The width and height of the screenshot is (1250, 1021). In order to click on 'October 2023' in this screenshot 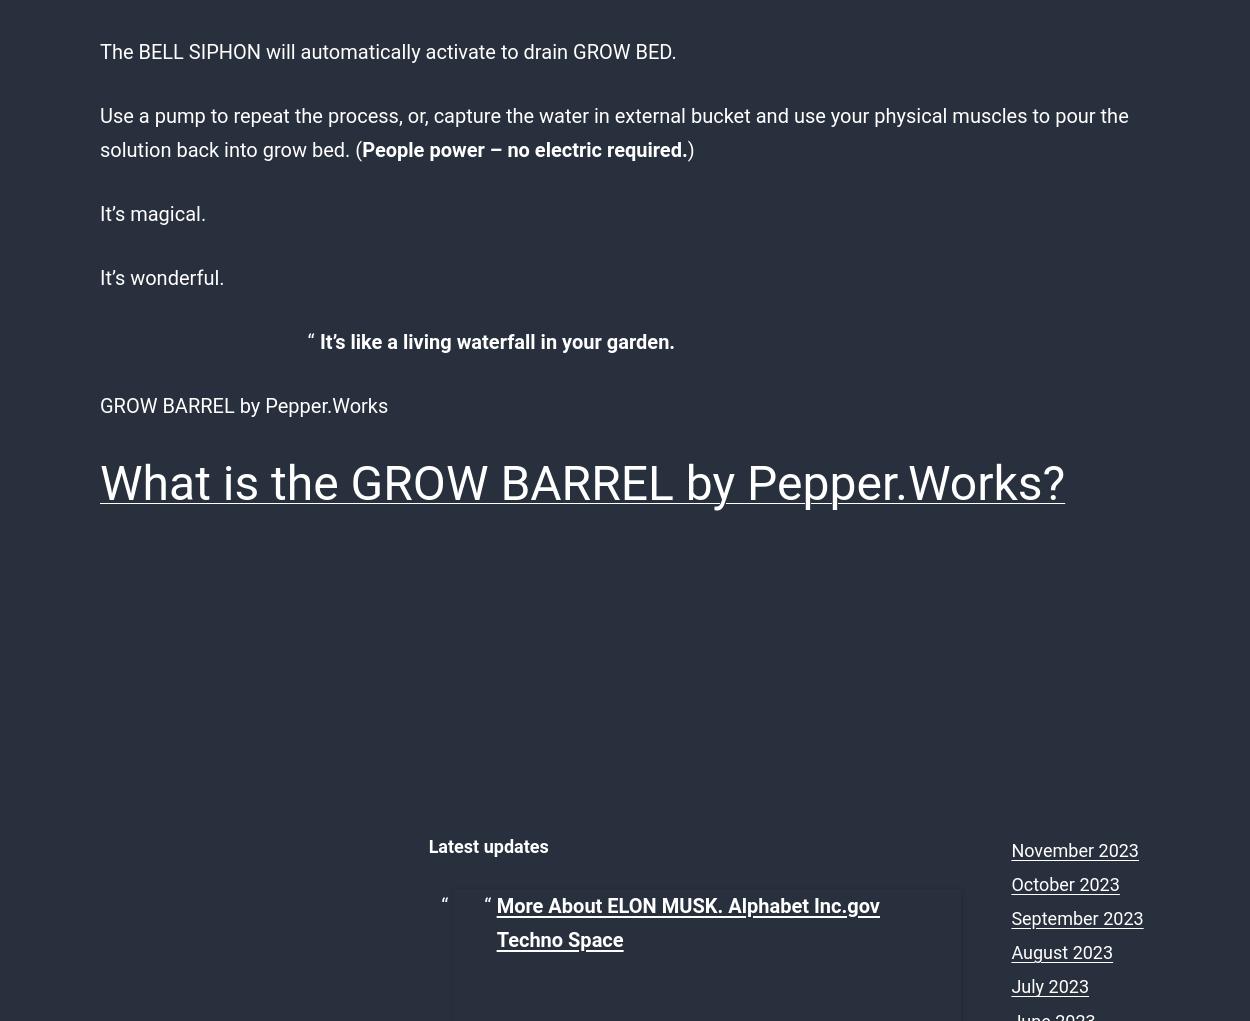, I will do `click(1064, 882)`.